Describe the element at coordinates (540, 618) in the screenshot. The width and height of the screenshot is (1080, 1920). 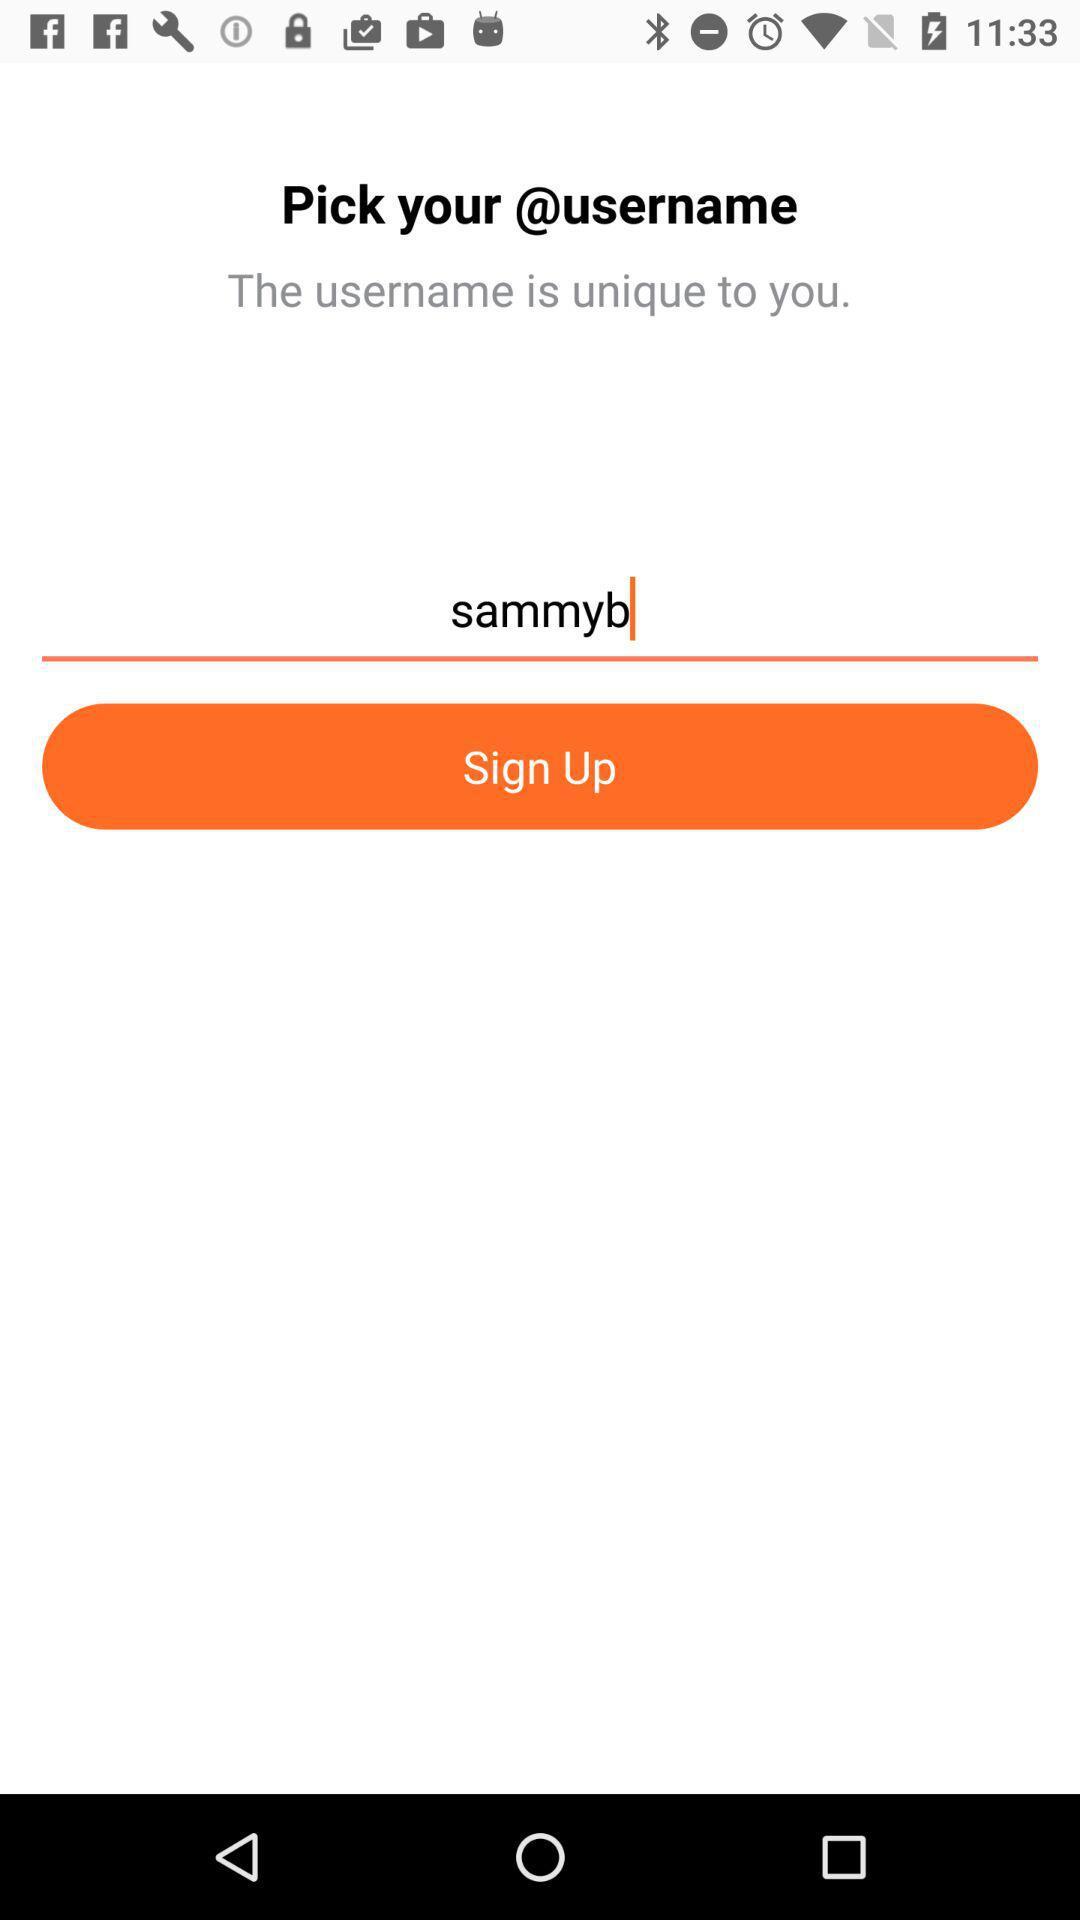
I see `the sammyb item` at that location.